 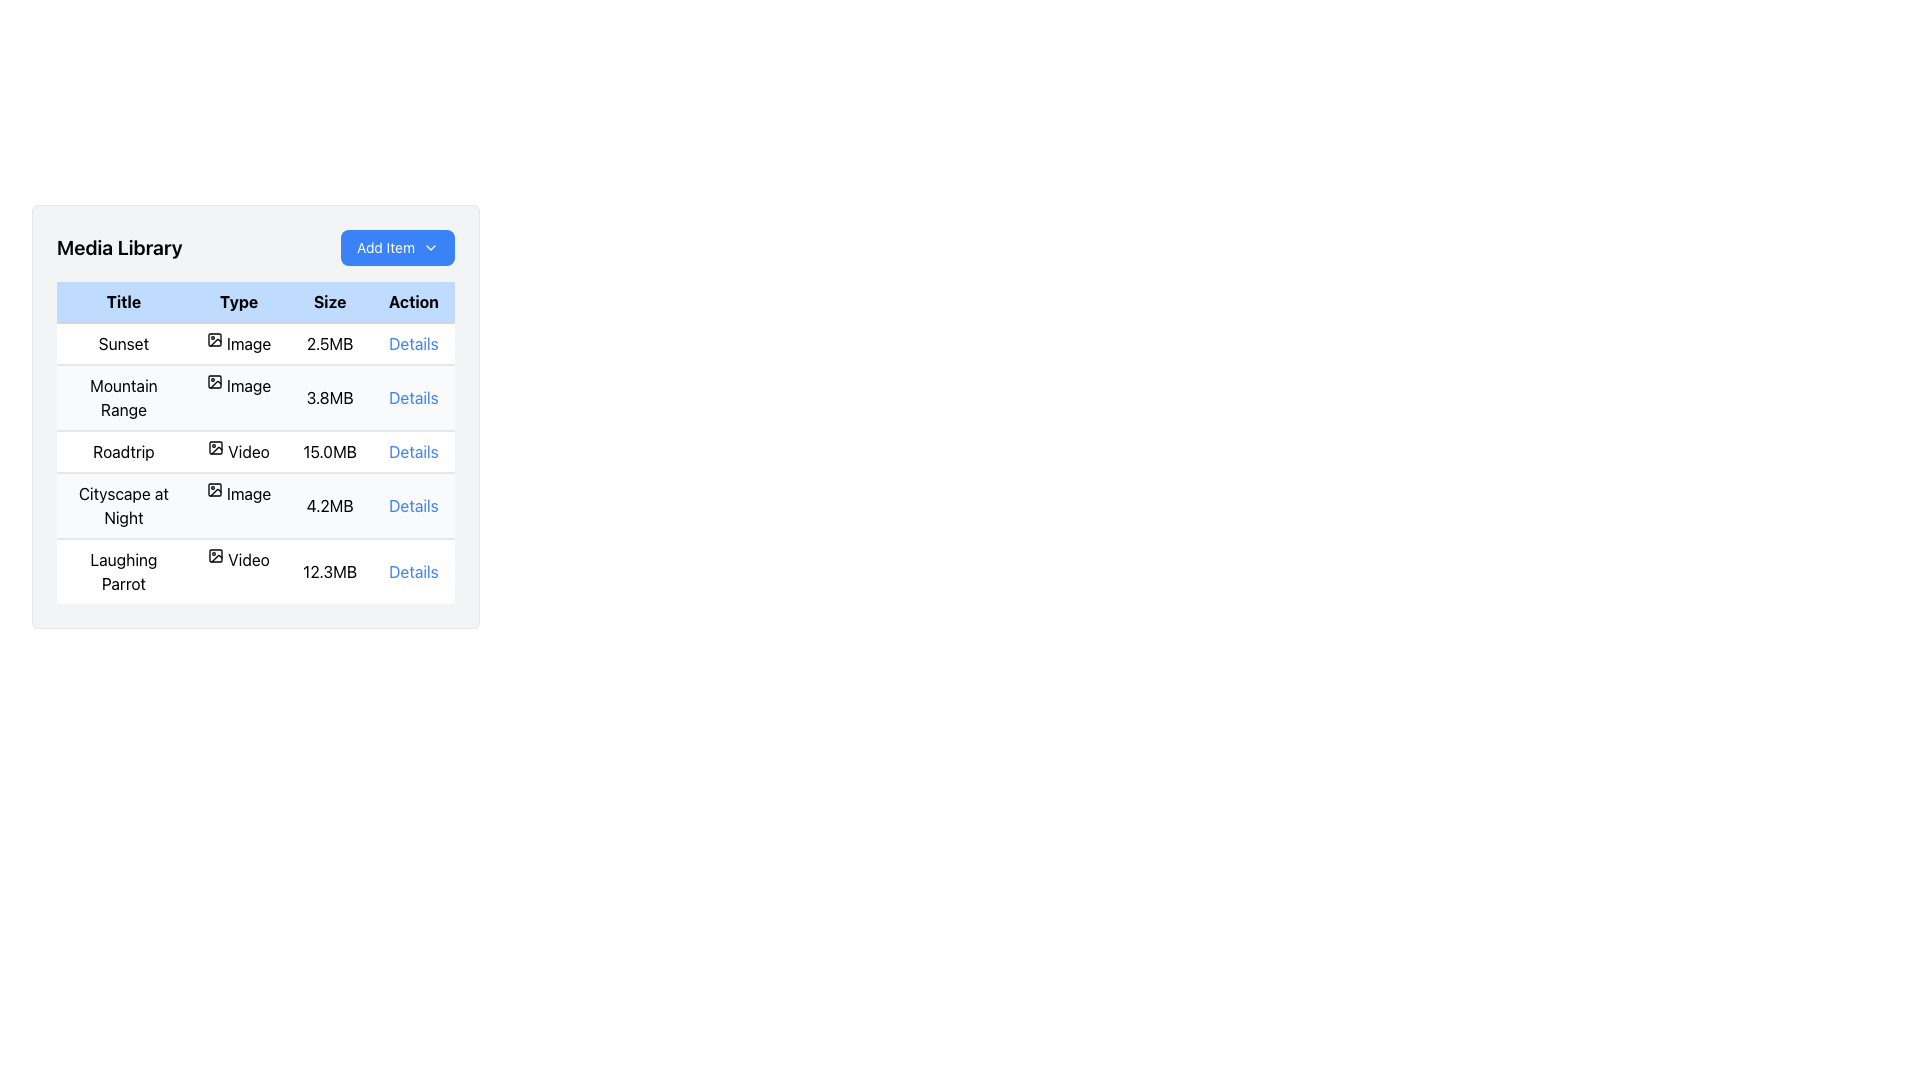 What do you see at coordinates (412, 397) in the screenshot?
I see `the blue text link labeled 'Details' in the 'Action' column of the 'Mountain Range' row` at bounding box center [412, 397].